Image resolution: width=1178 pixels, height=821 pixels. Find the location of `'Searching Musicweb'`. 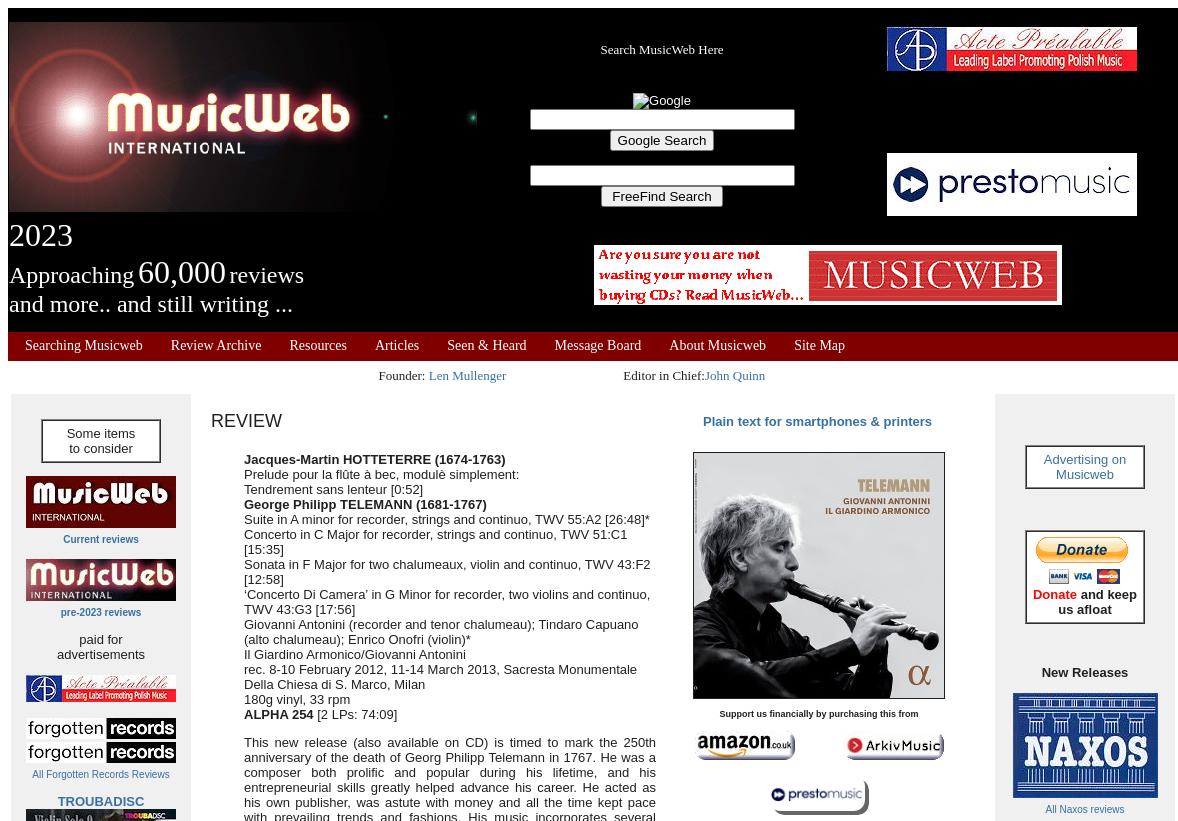

'Searching Musicweb' is located at coordinates (23, 345).